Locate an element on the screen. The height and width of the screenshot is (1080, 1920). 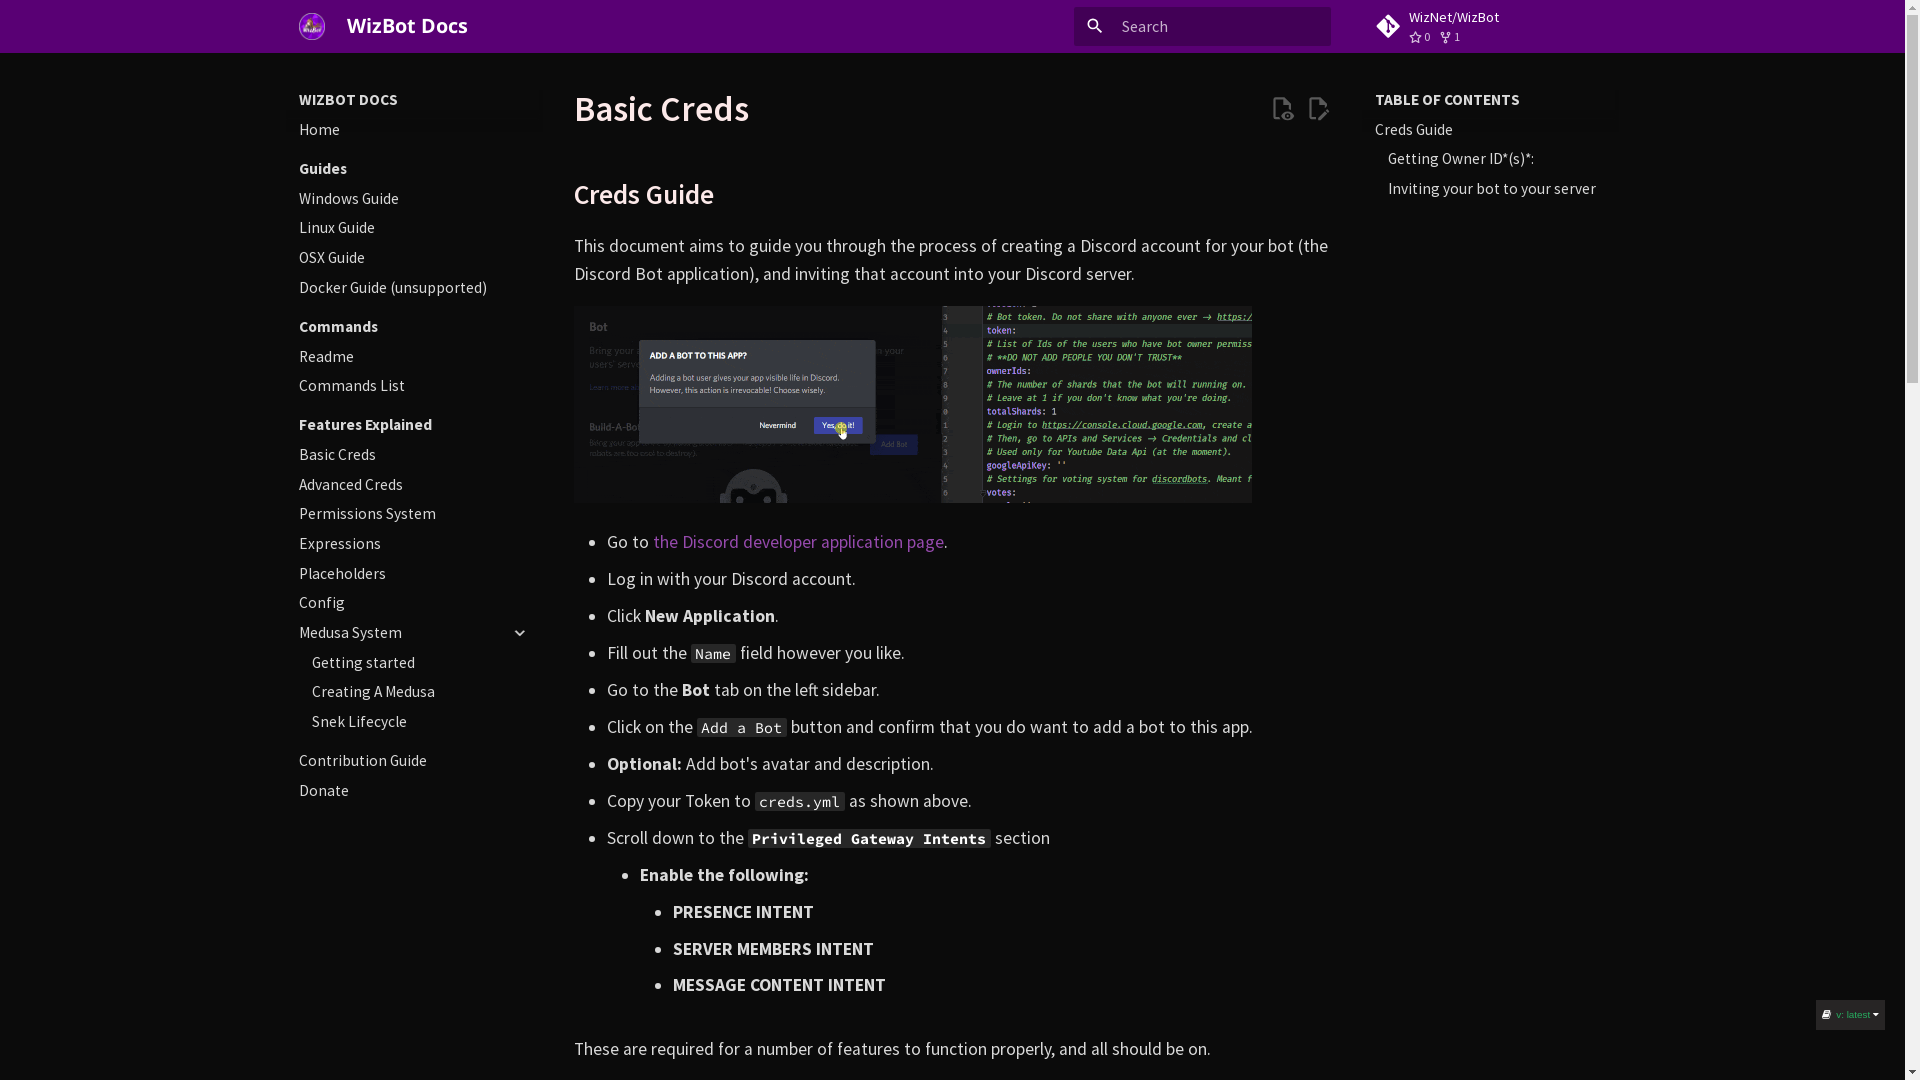
'Windows Guide' is located at coordinates (413, 199).